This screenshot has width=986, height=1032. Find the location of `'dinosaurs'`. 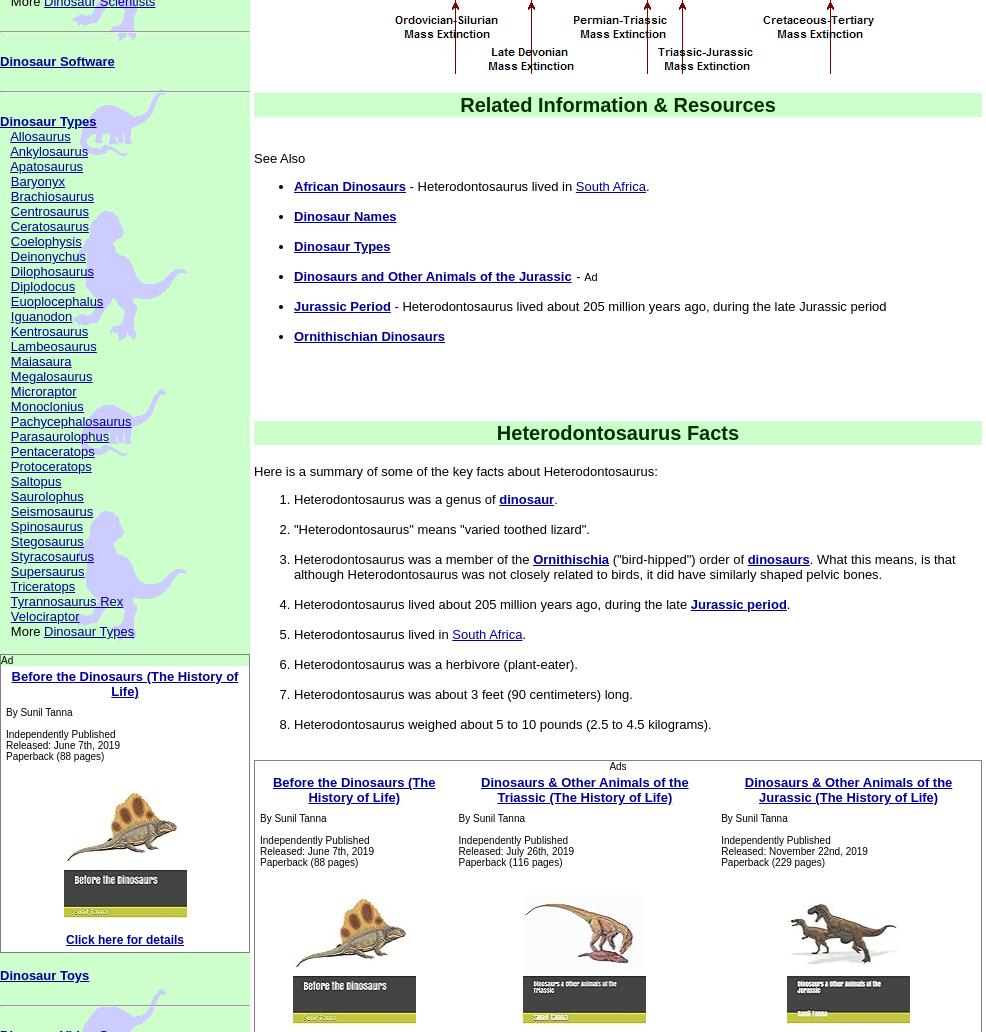

'dinosaurs' is located at coordinates (777, 559).